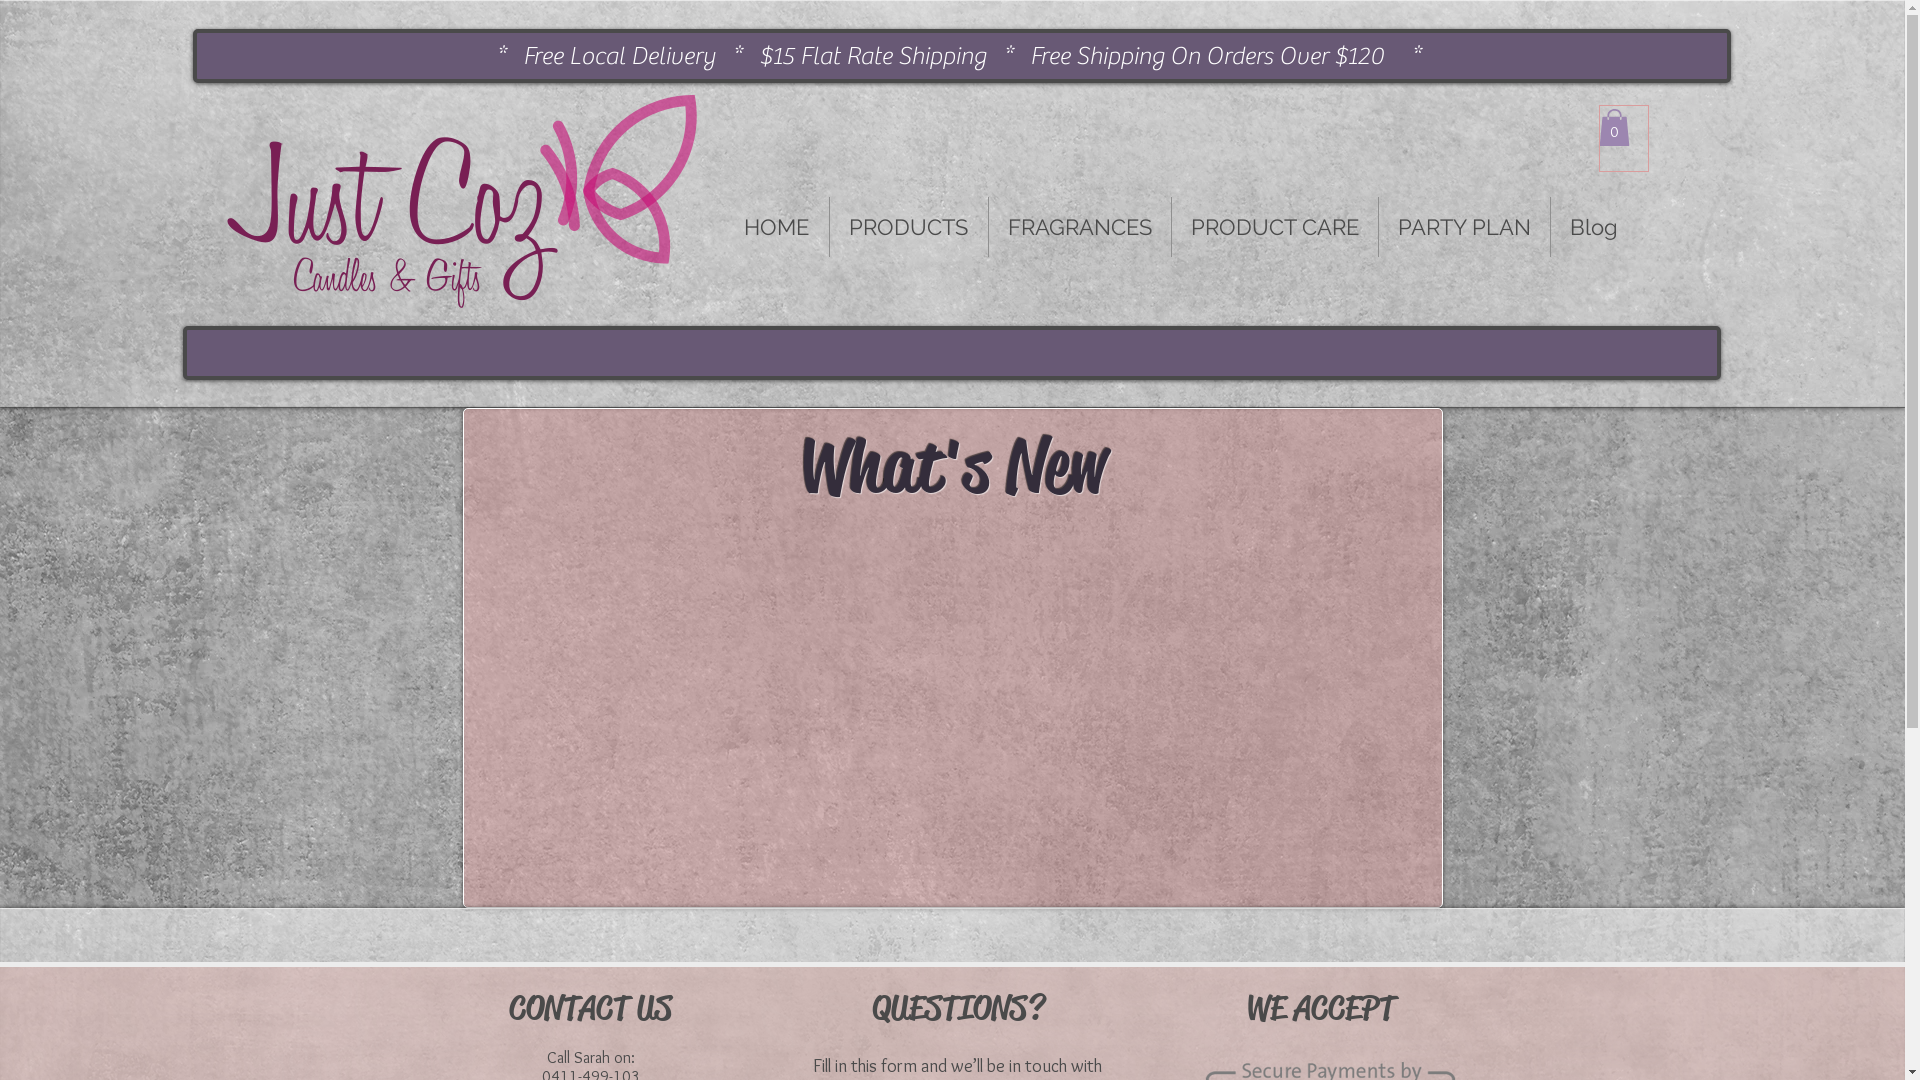 The image size is (1920, 1080). What do you see at coordinates (1592, 226) in the screenshot?
I see `'Blog'` at bounding box center [1592, 226].